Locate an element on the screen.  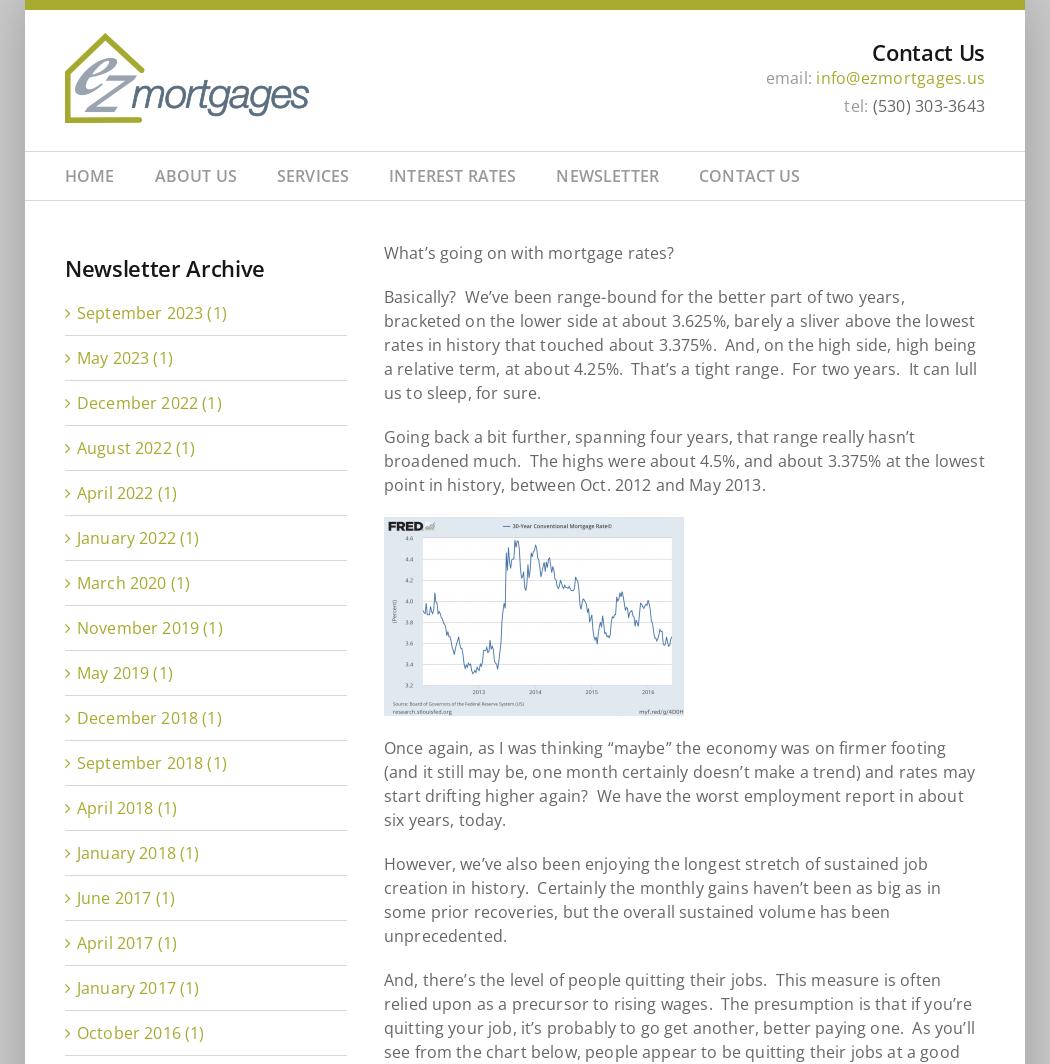
'Commercial Financing' is located at coordinates (371, 269).